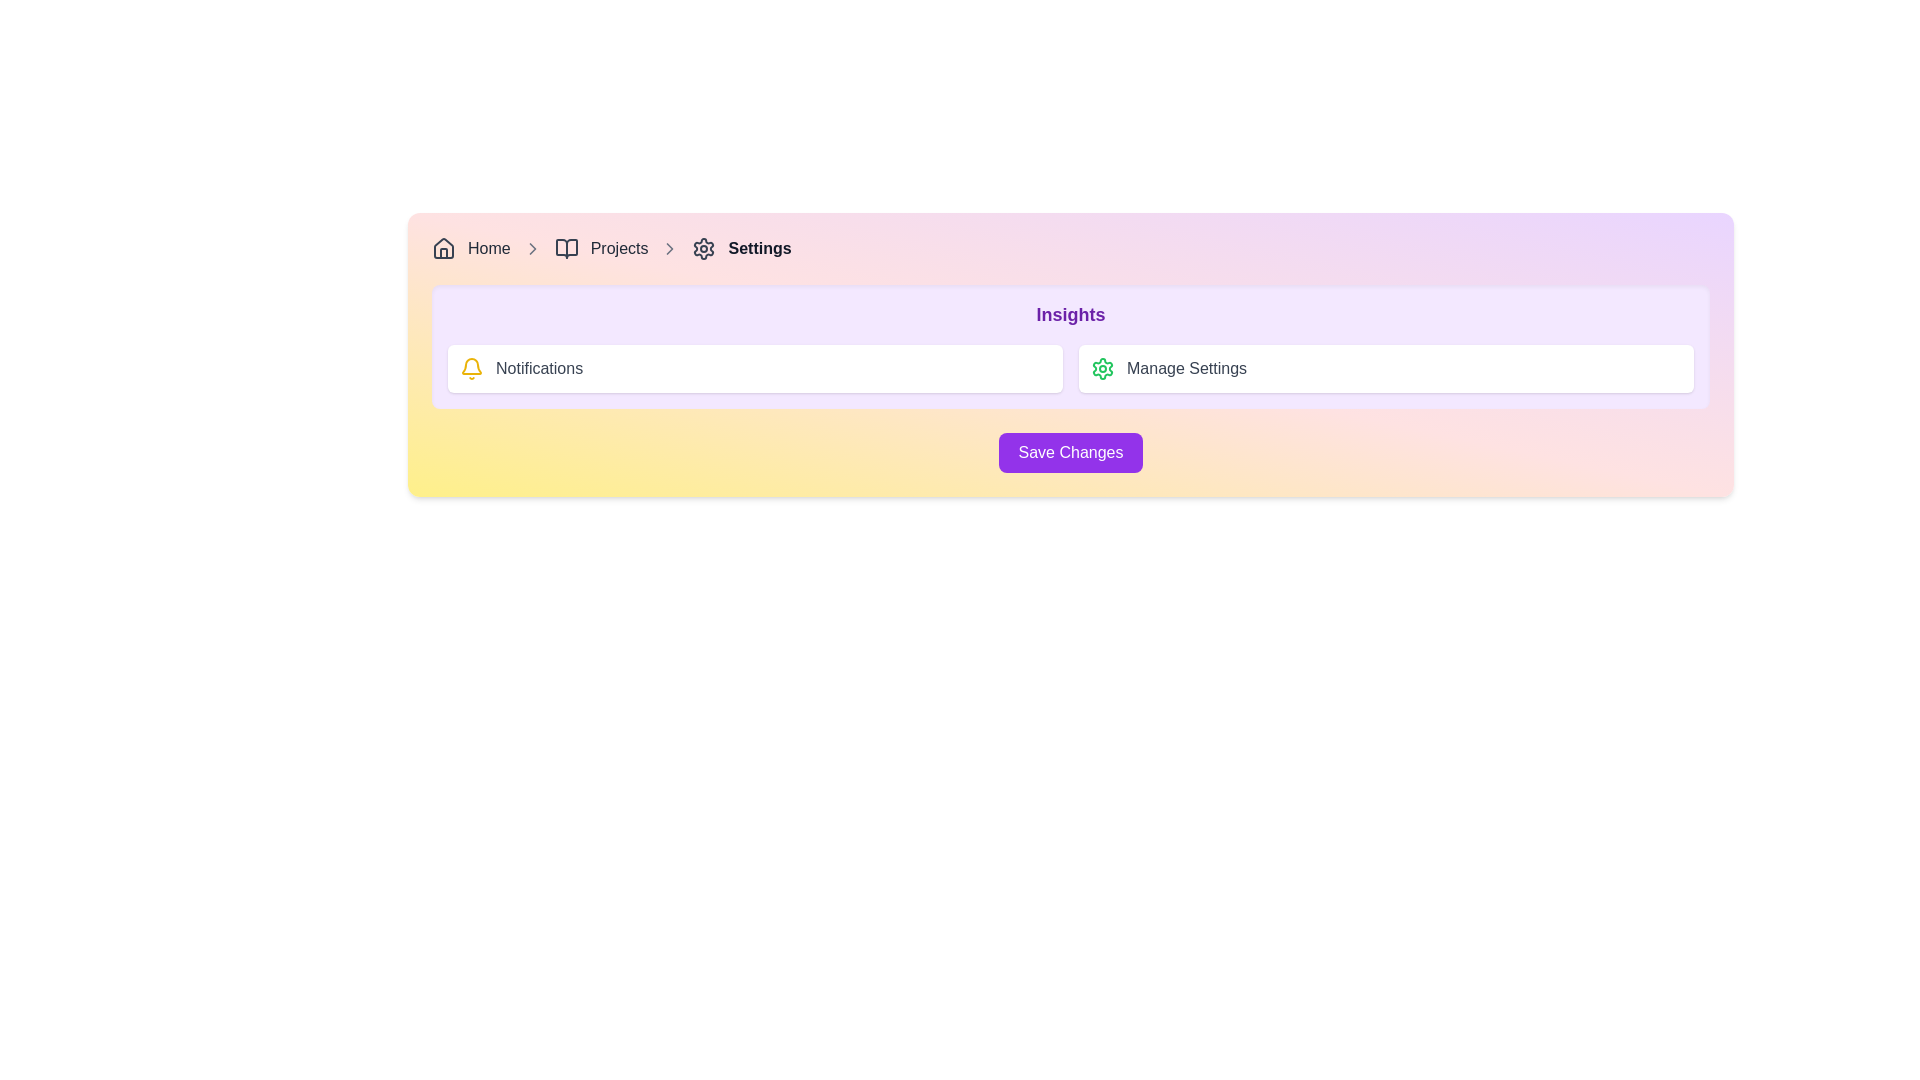 This screenshot has height=1080, width=1920. I want to click on the gear icon in the breadcrumb navigation bar, located between the 'Projects' link and 'Settings' text, so click(704, 248).